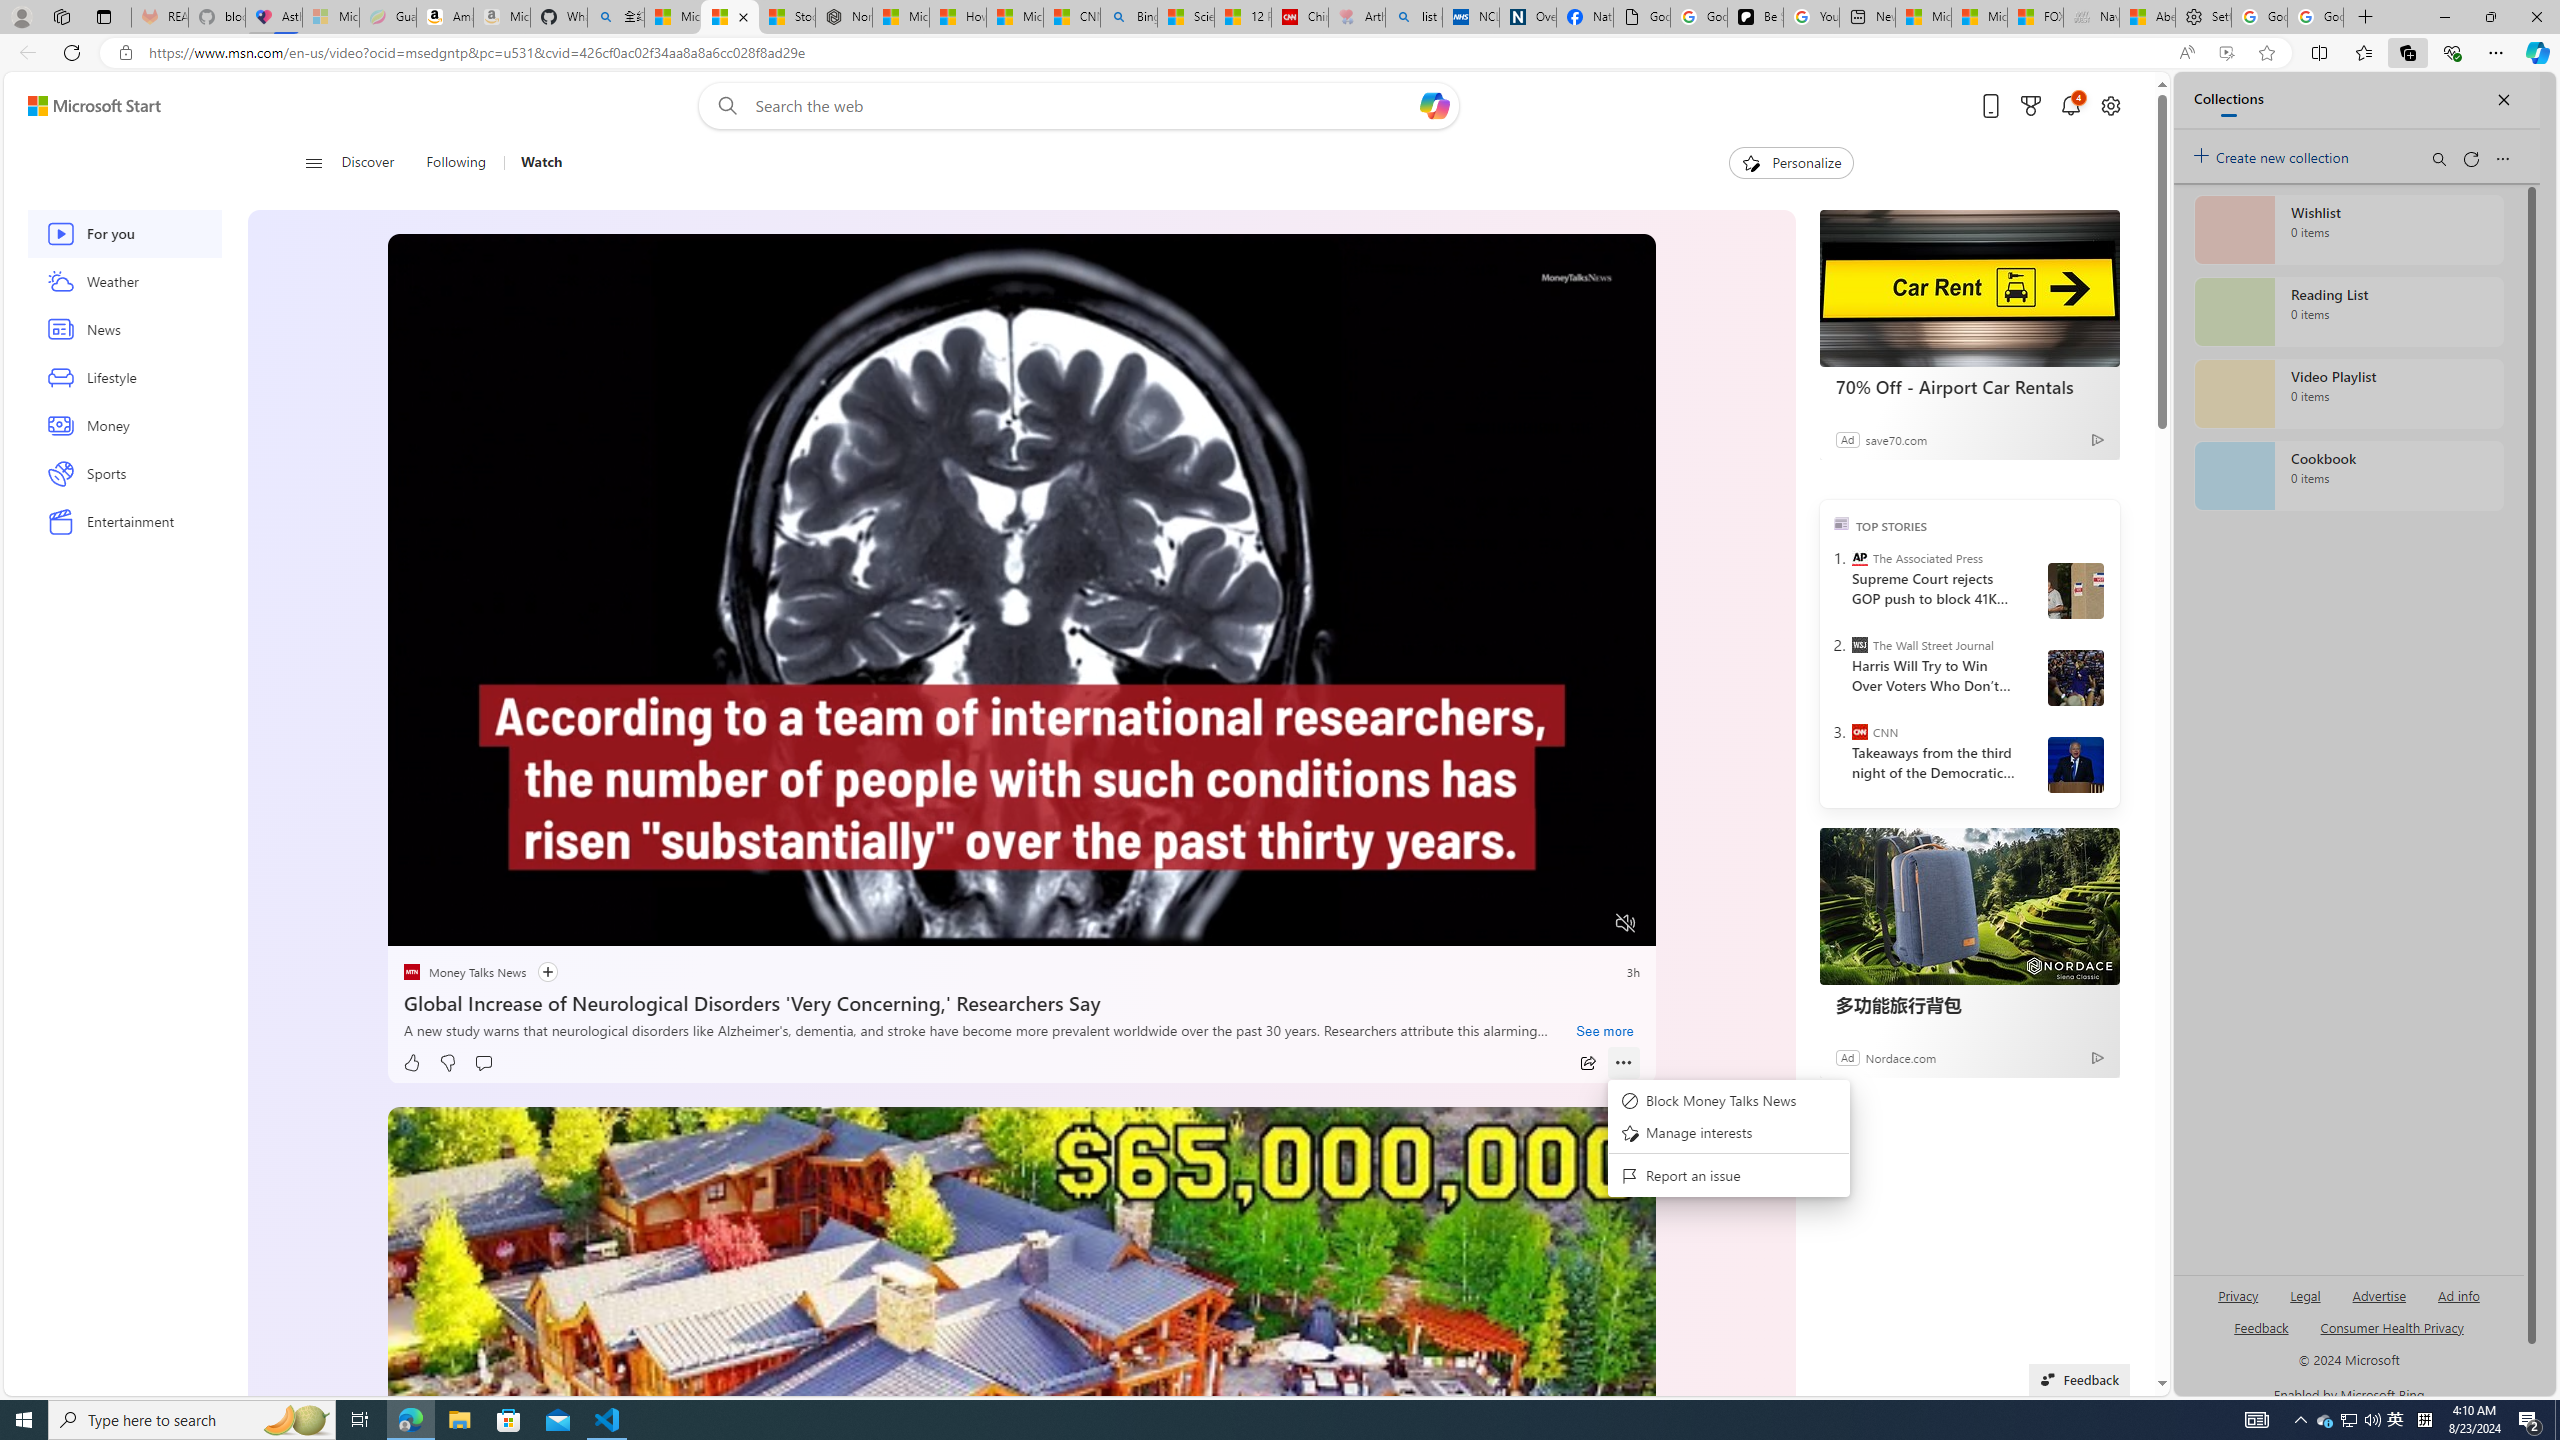  What do you see at coordinates (457, 923) in the screenshot?
I see `'Seek Back'` at bounding box center [457, 923].